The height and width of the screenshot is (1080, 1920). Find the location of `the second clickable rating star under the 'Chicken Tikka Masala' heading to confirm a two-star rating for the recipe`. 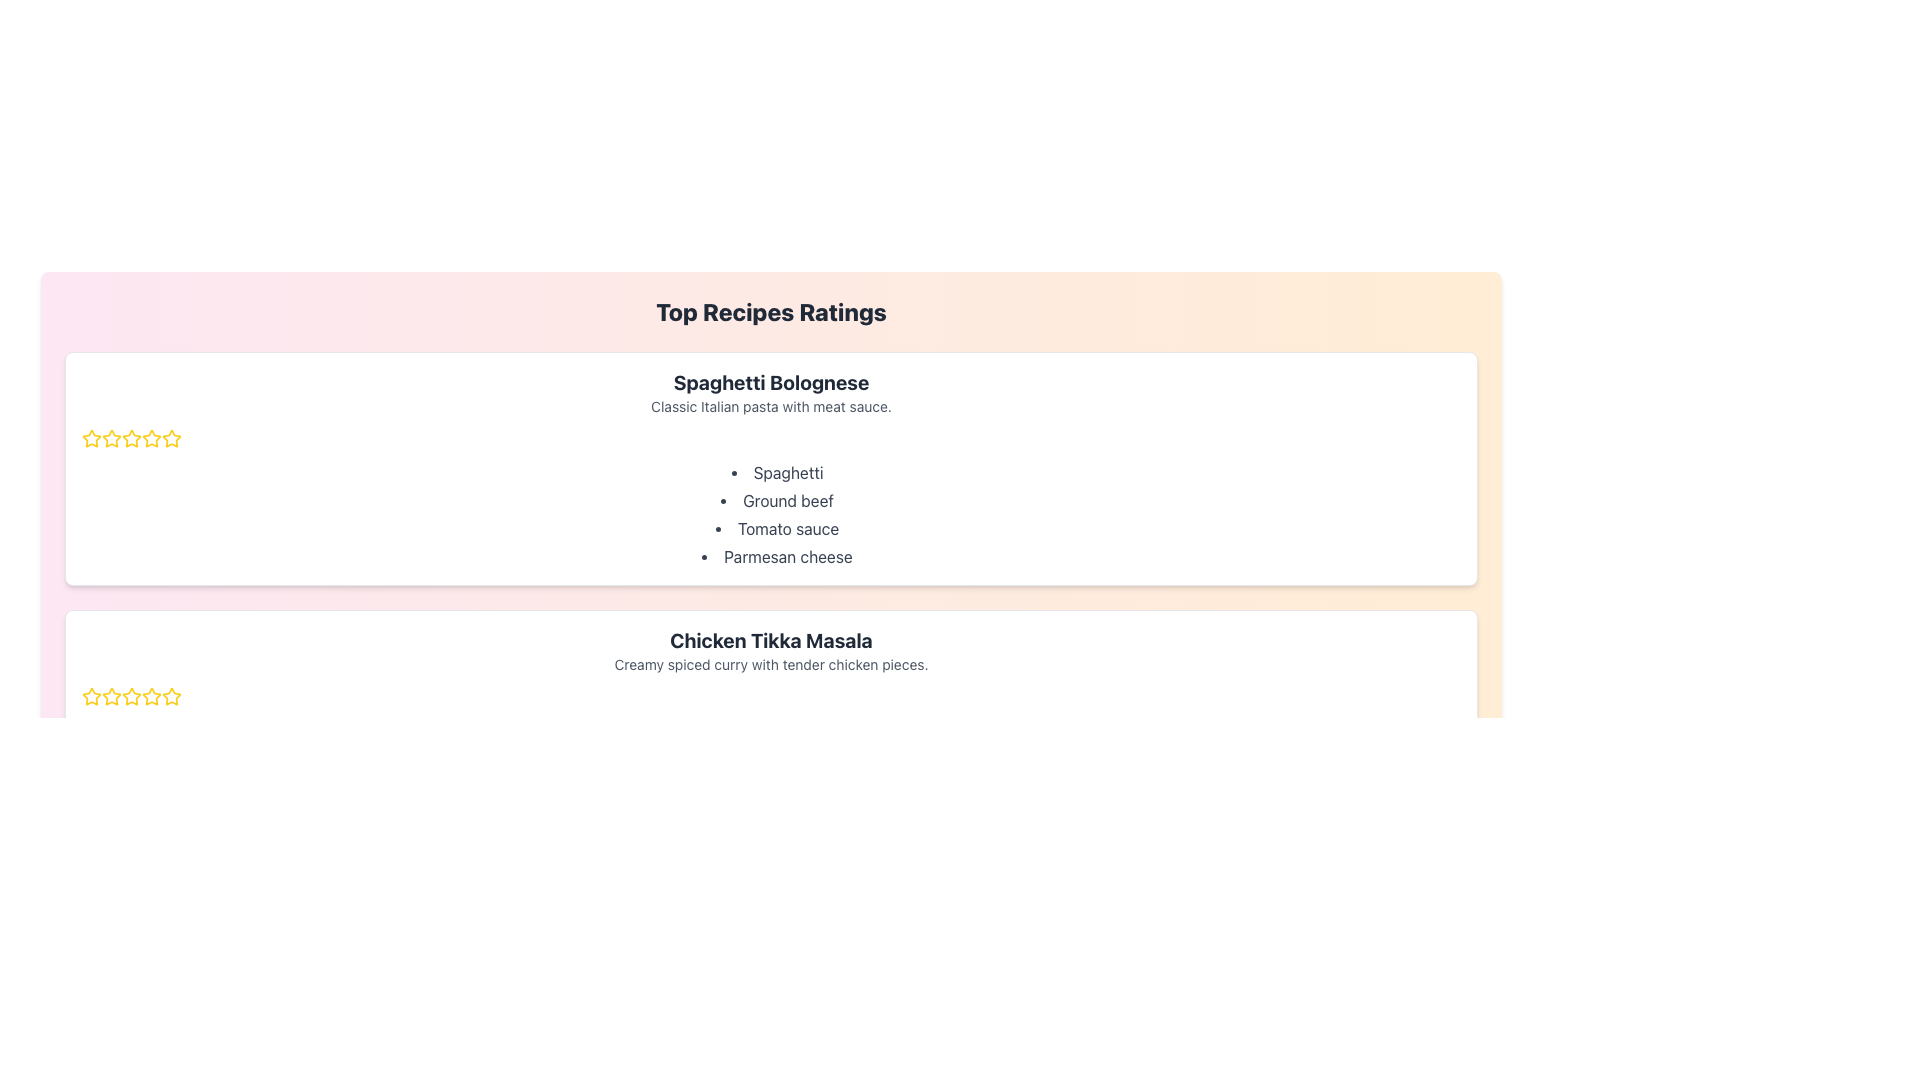

the second clickable rating star under the 'Chicken Tikka Masala' heading to confirm a two-star rating for the recipe is located at coordinates (151, 695).